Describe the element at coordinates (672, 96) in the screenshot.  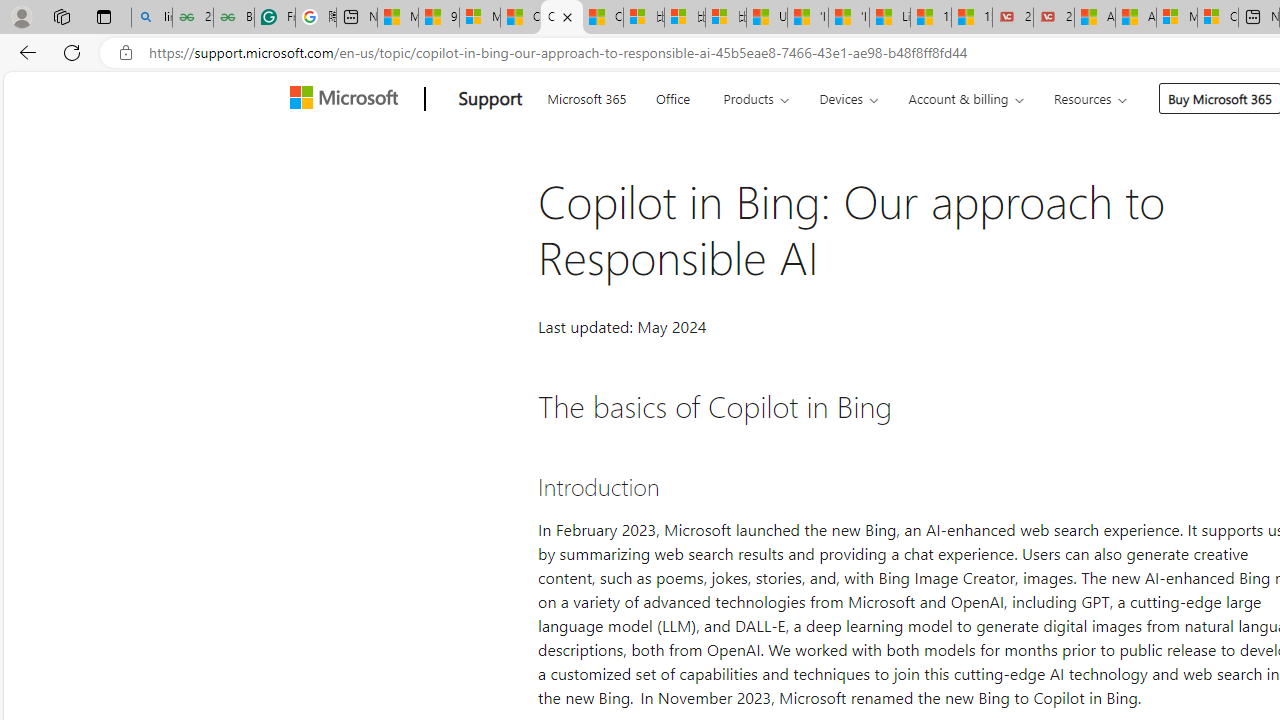
I see `'Office'` at that location.